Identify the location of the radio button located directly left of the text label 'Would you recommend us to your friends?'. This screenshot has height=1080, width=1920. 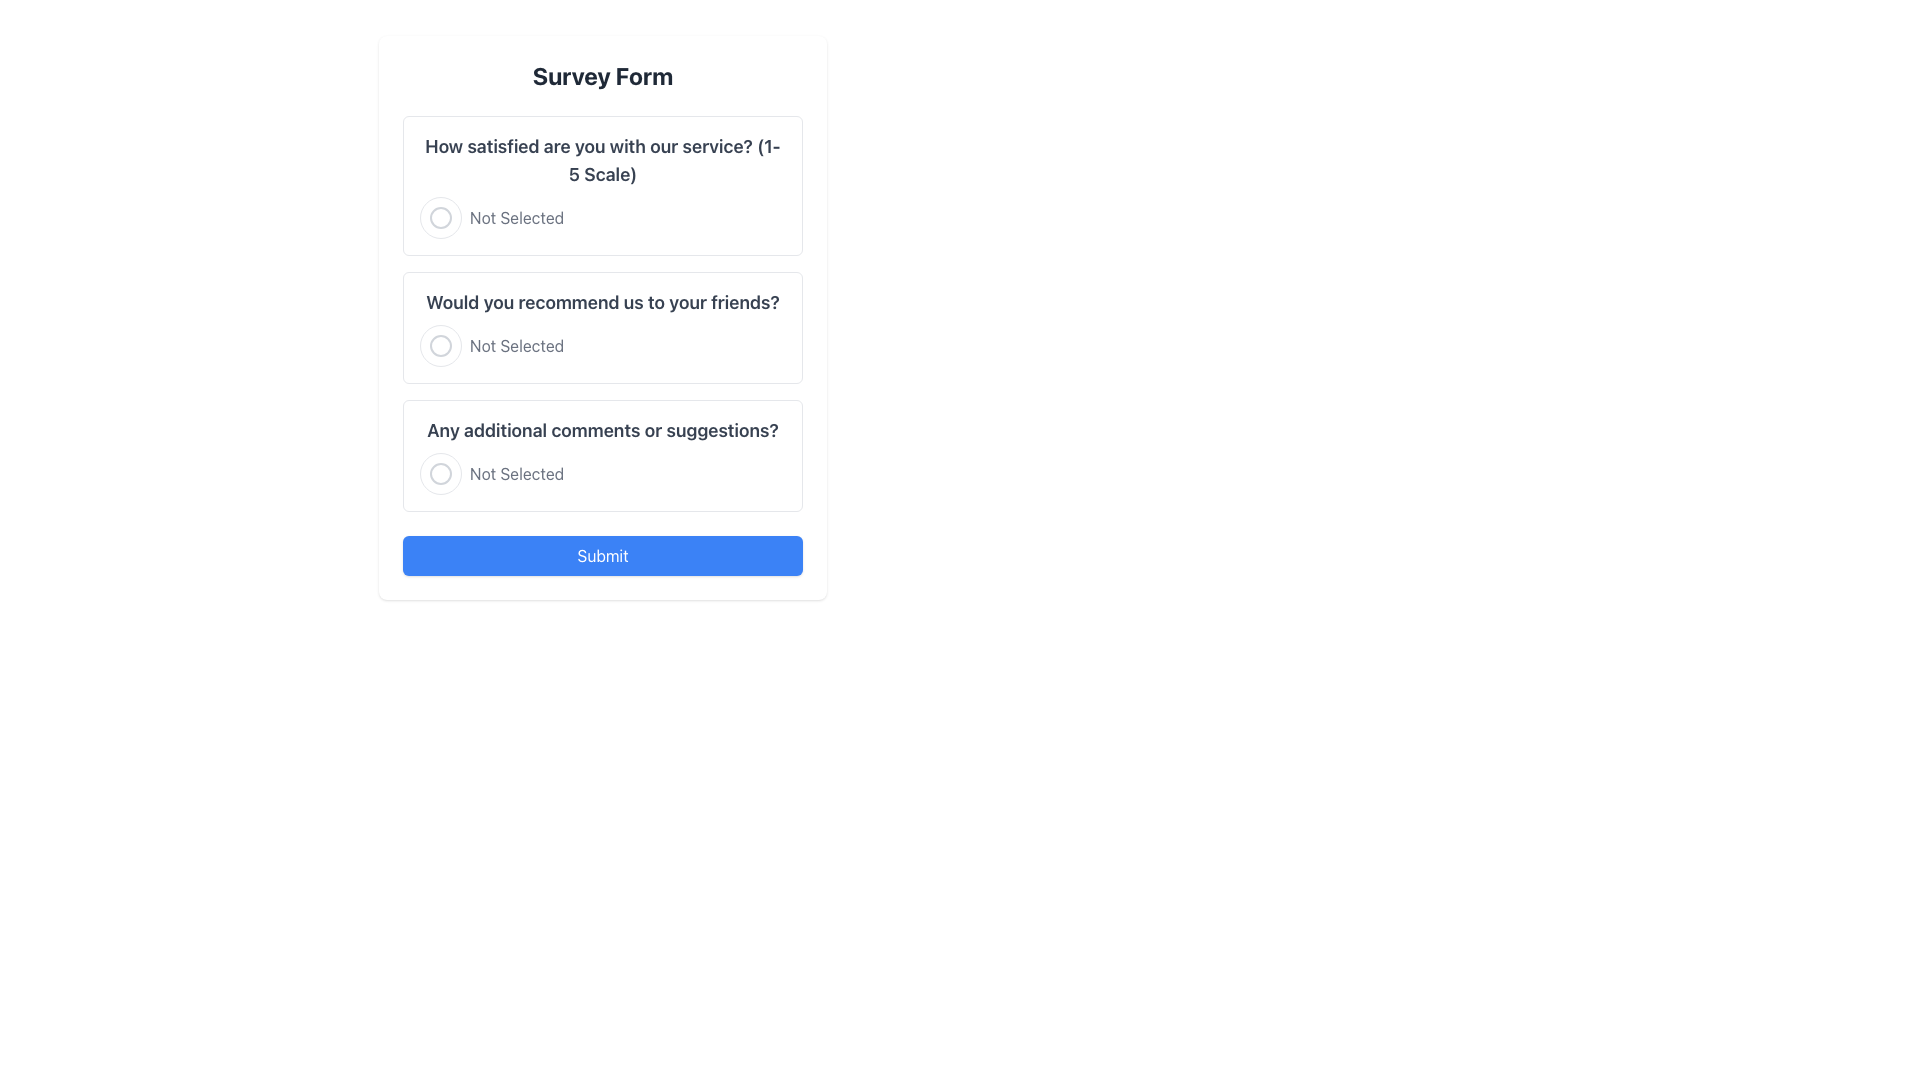
(440, 345).